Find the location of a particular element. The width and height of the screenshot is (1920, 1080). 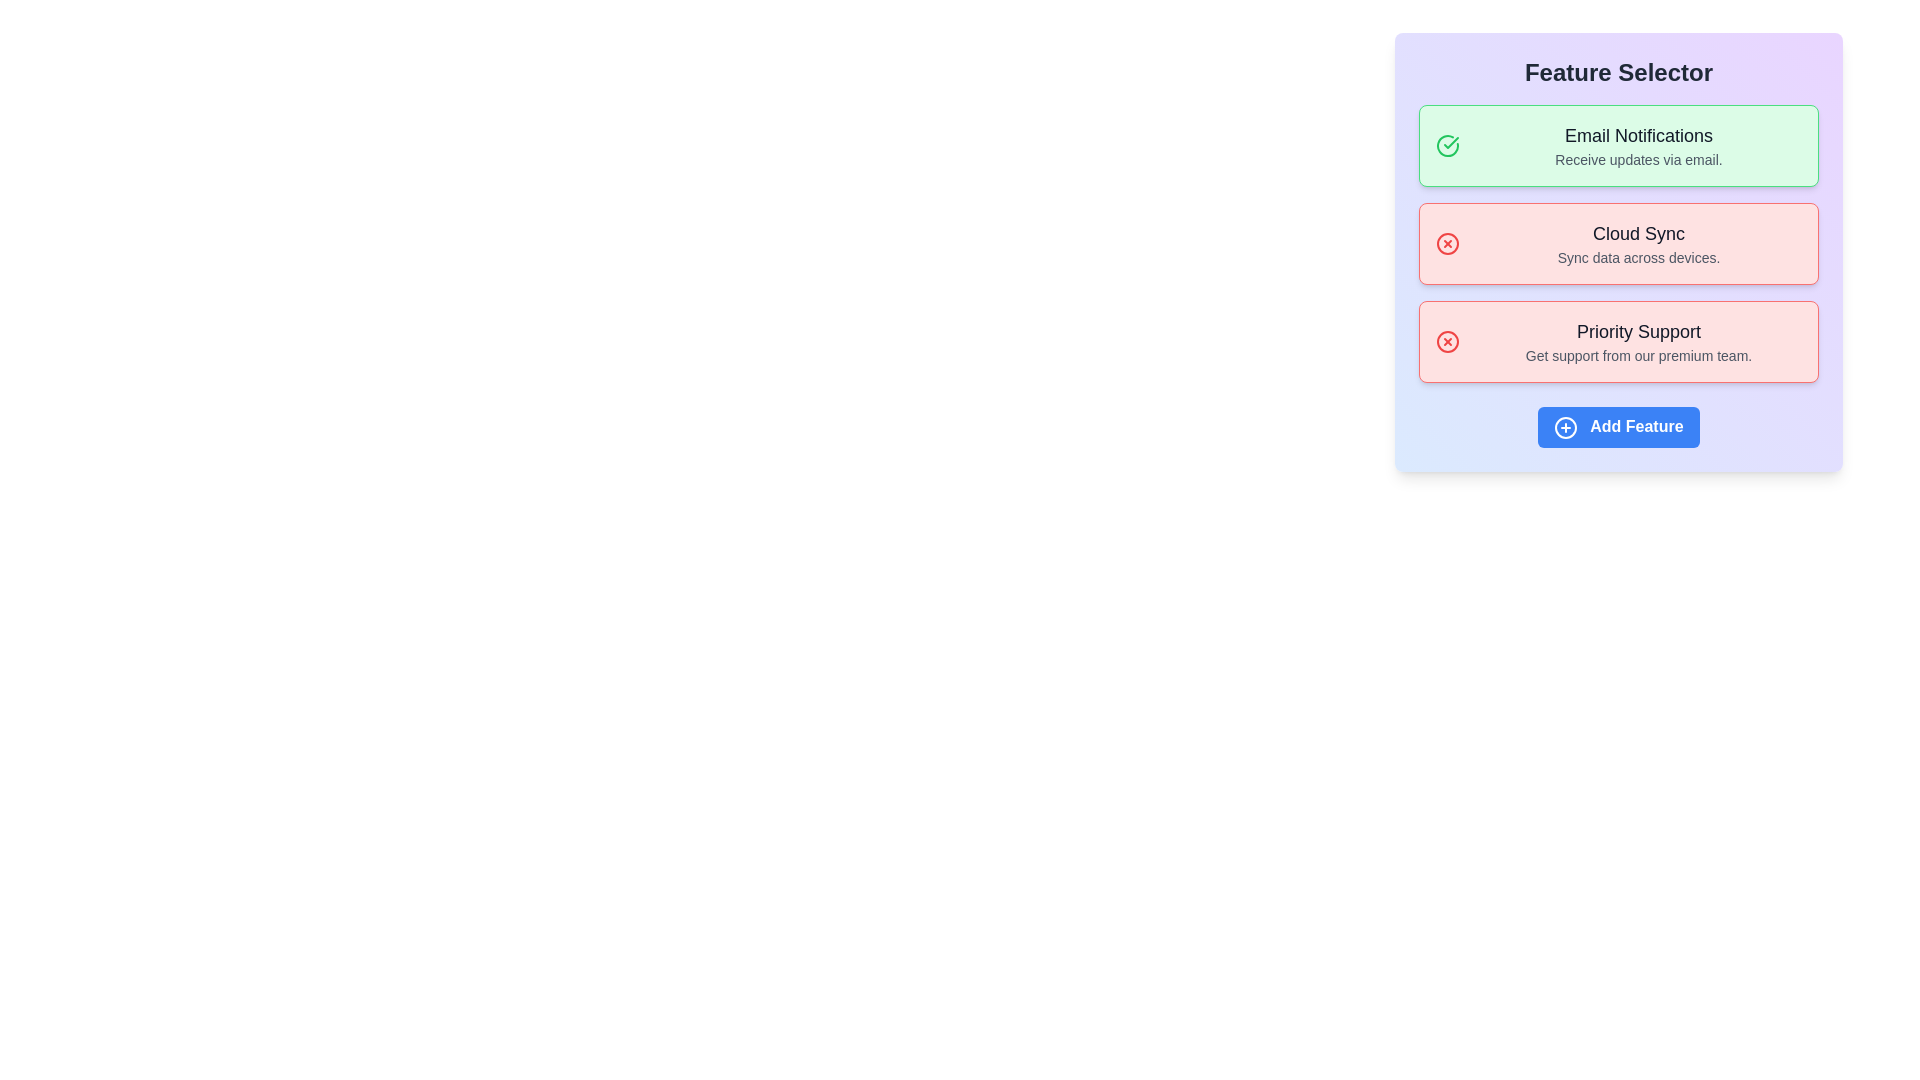

the text block that describes the feature for enabling email notifications, located at the top of the feature selection interface is located at coordinates (1638, 145).